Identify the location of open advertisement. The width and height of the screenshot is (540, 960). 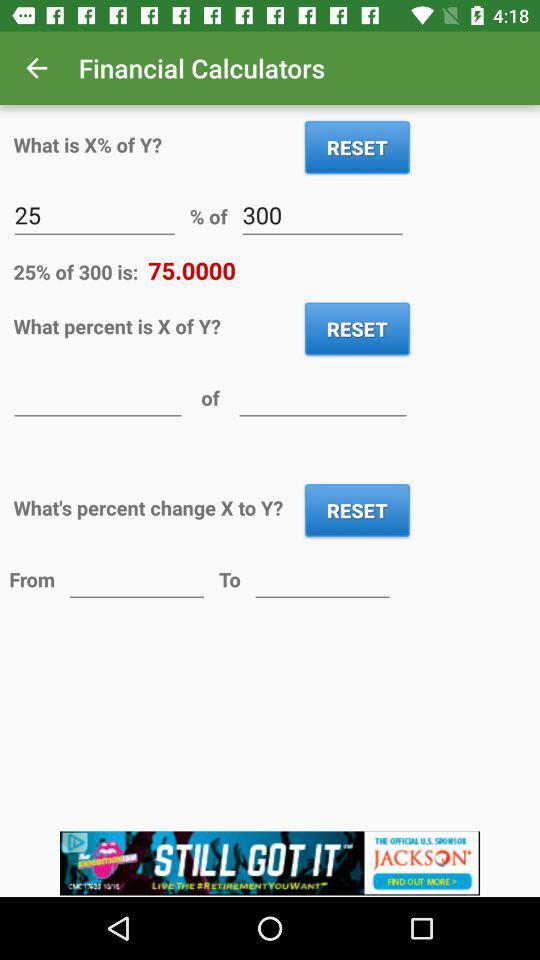
(270, 863).